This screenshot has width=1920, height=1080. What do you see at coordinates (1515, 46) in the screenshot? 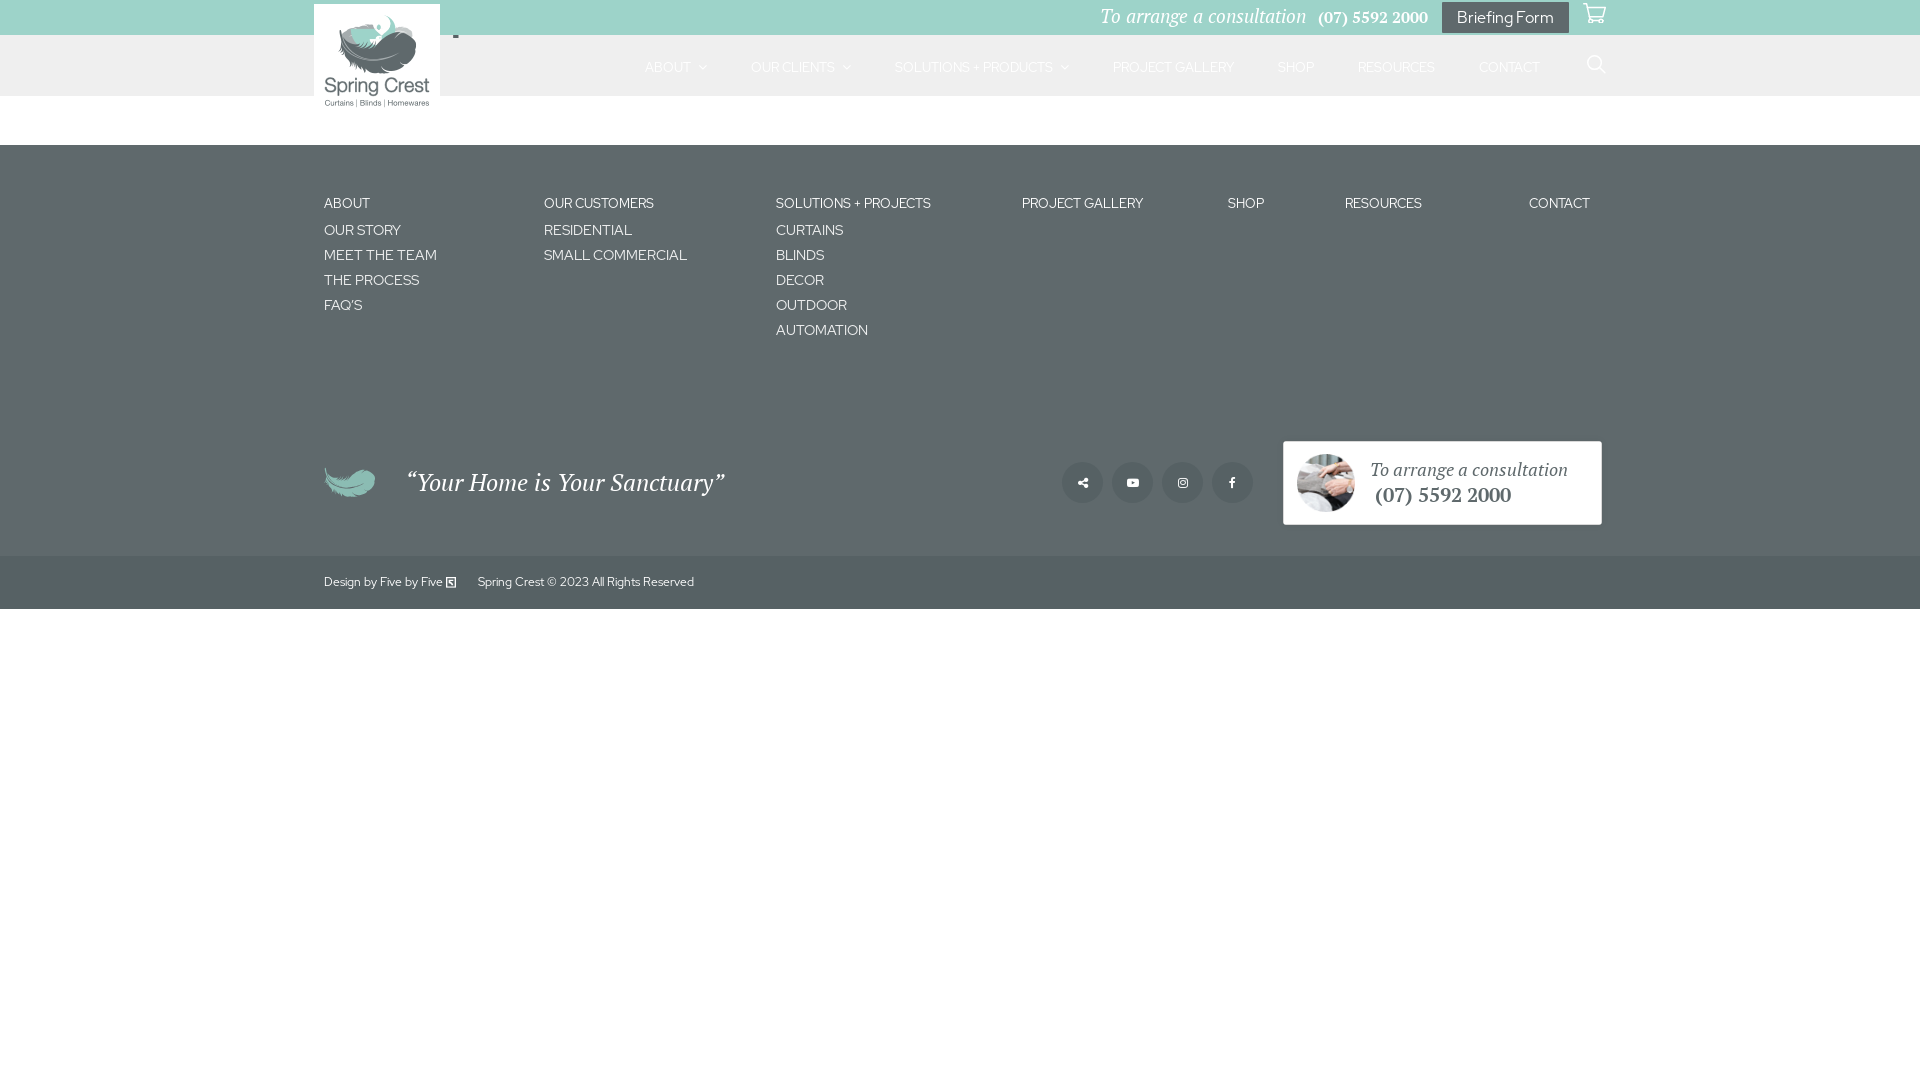
I see `'Search'` at bounding box center [1515, 46].